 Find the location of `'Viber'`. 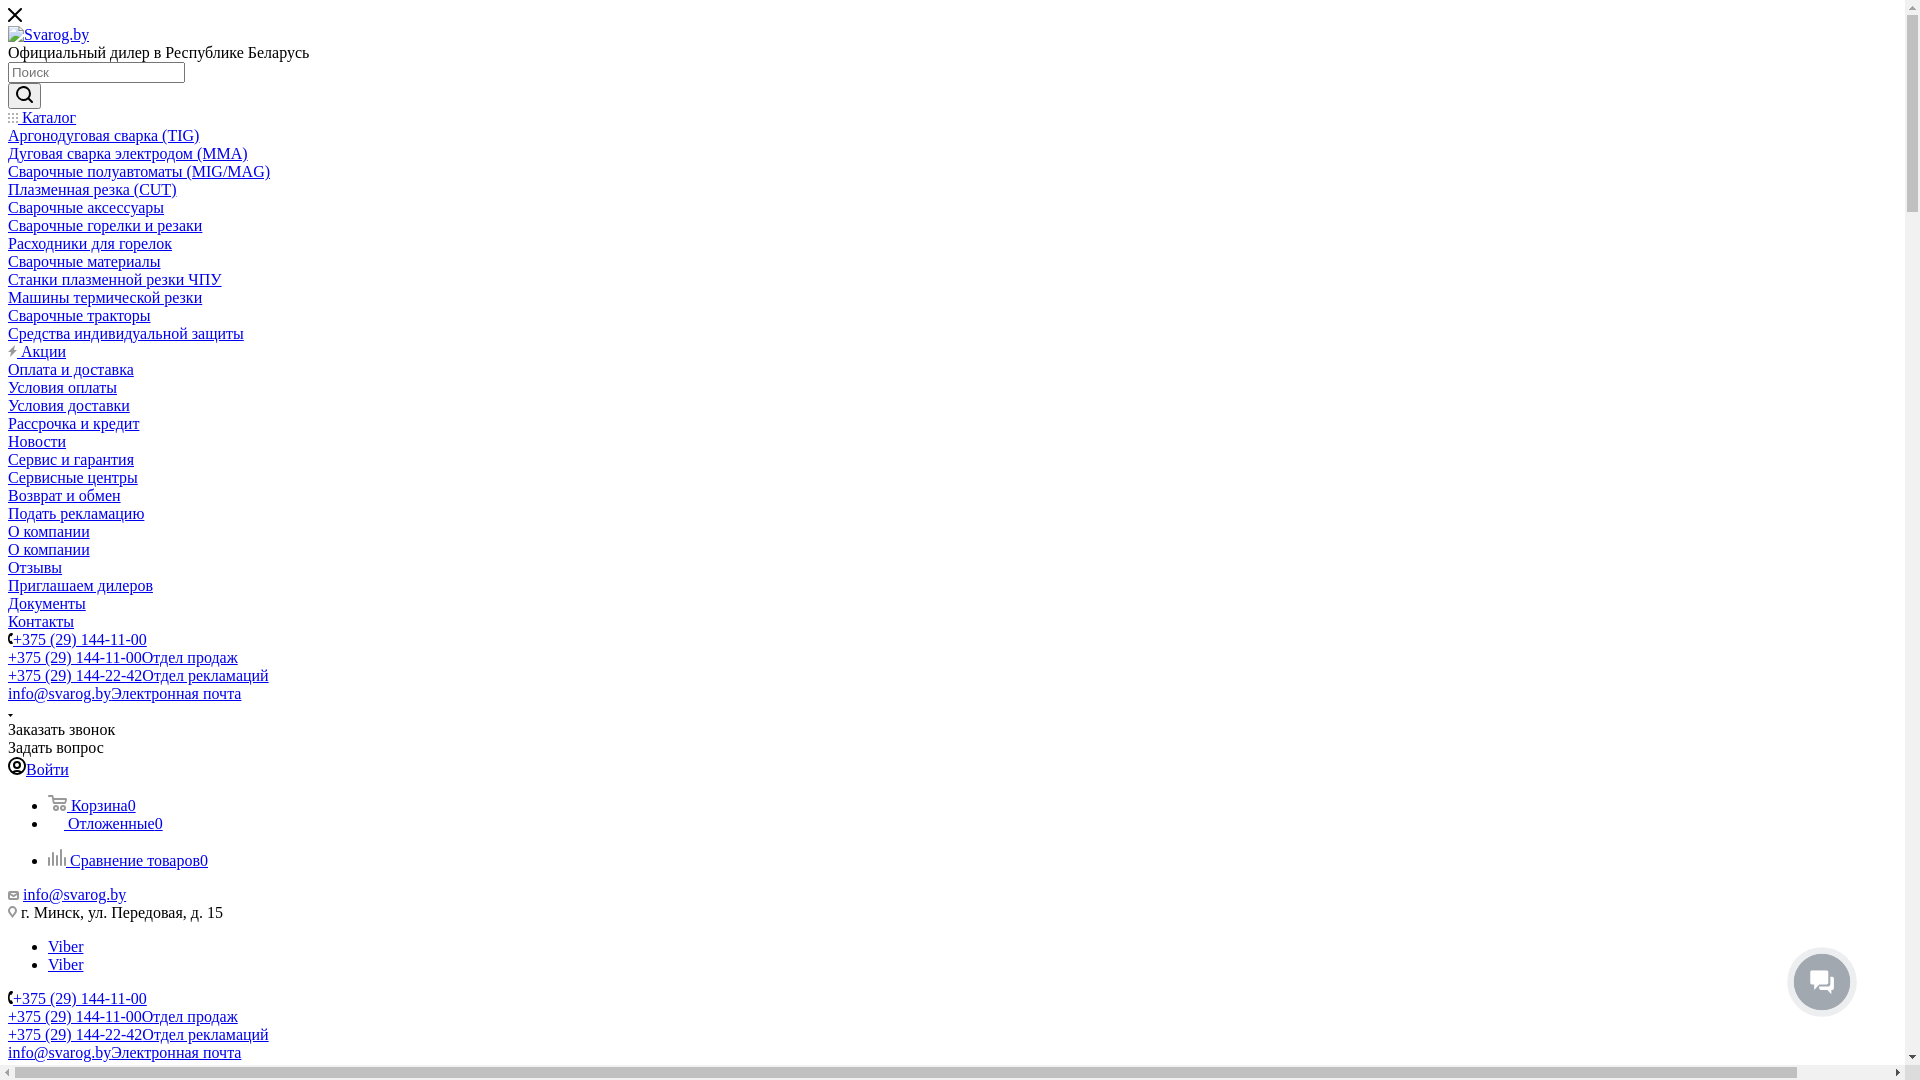

'Viber' is located at coordinates (65, 945).